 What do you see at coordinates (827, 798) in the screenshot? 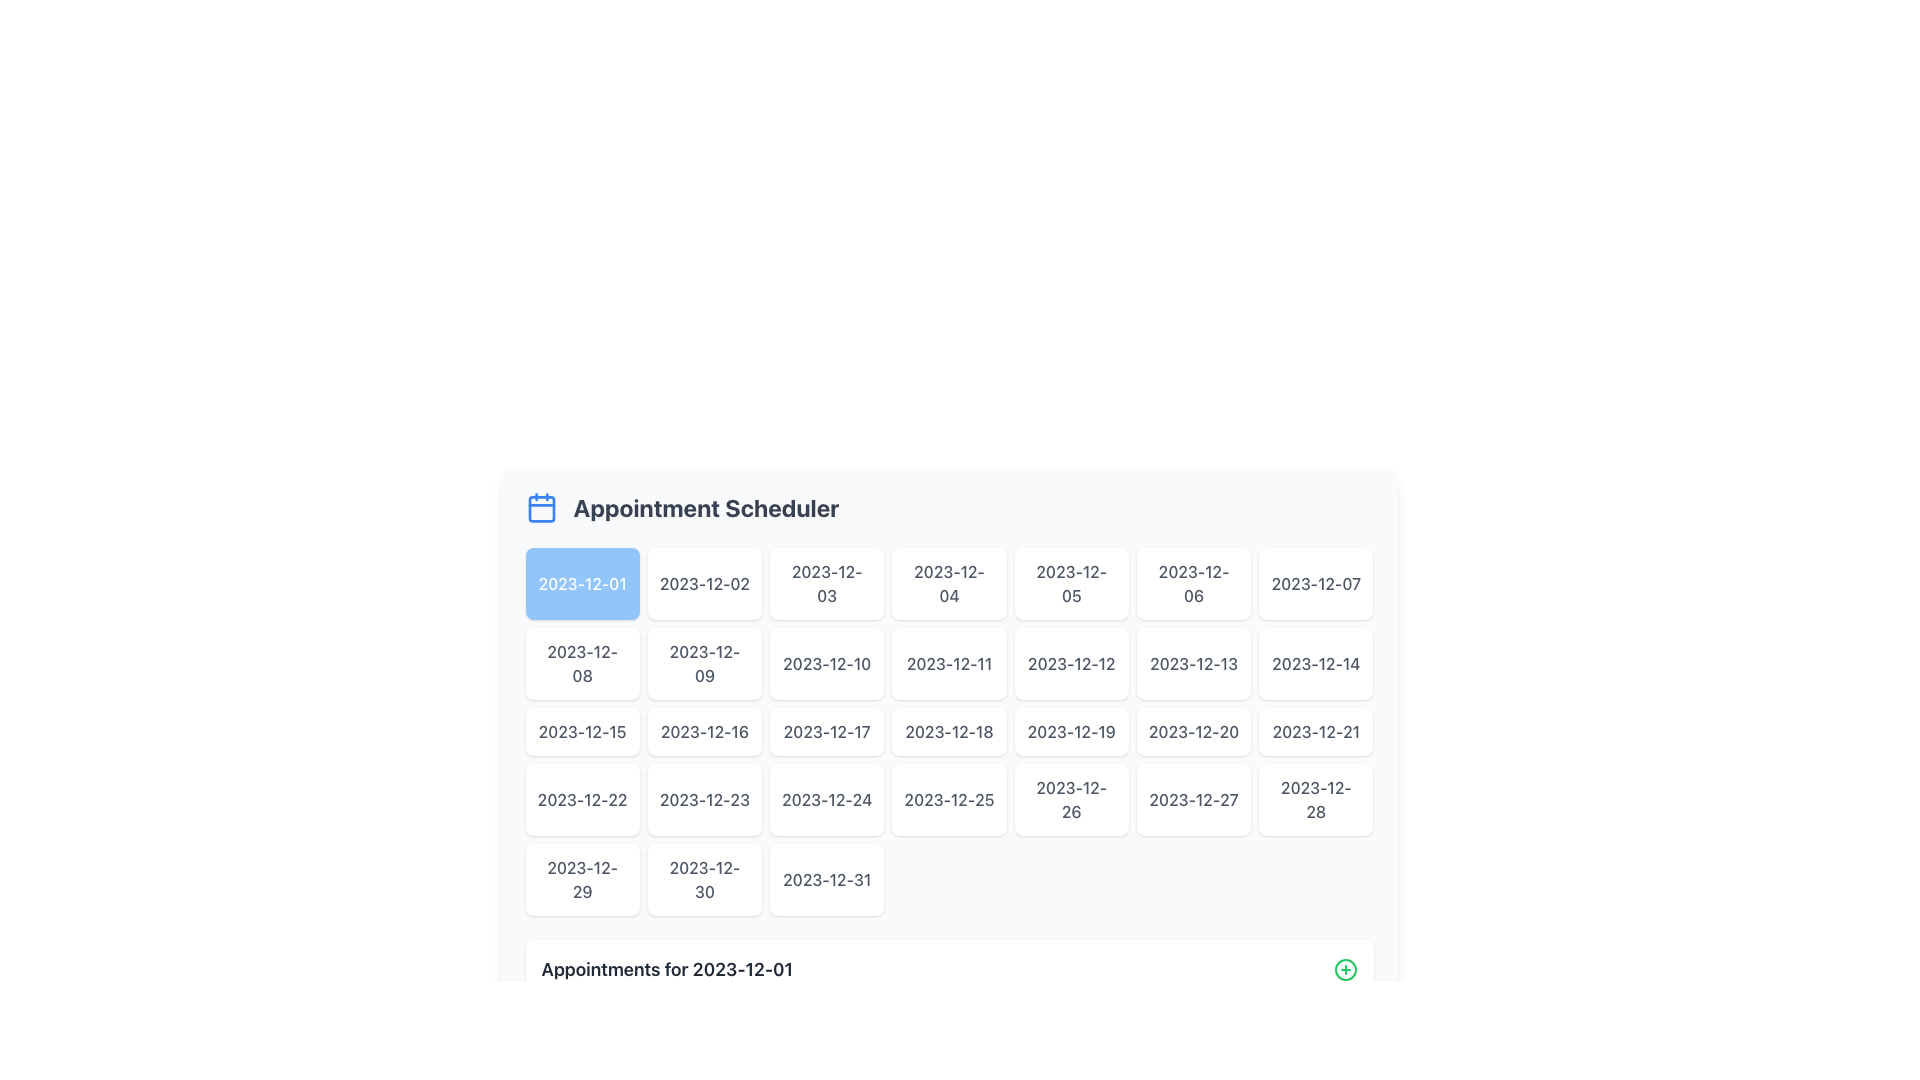
I see `the rectangular card displaying the date '2023-12-24' in the calendar grid` at bounding box center [827, 798].